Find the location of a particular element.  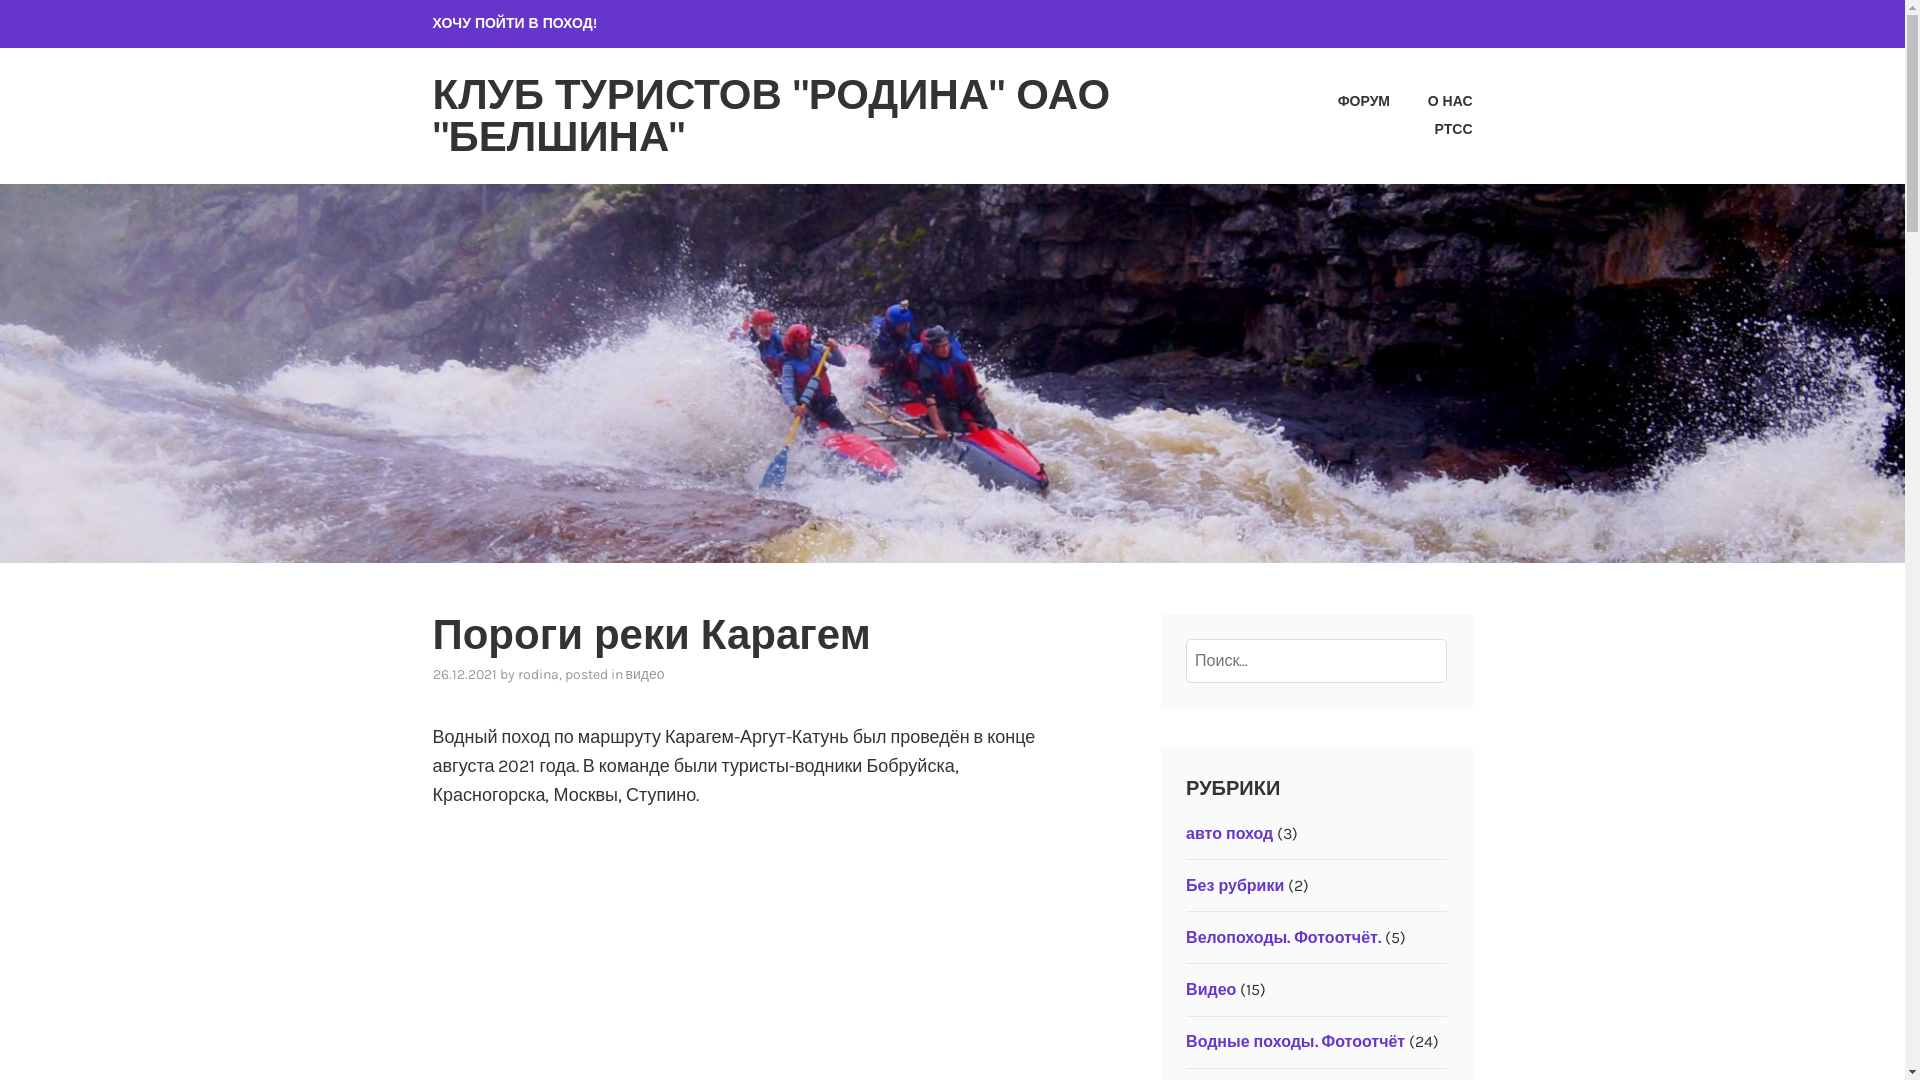

'26.12.2021' is located at coordinates (463, 674).